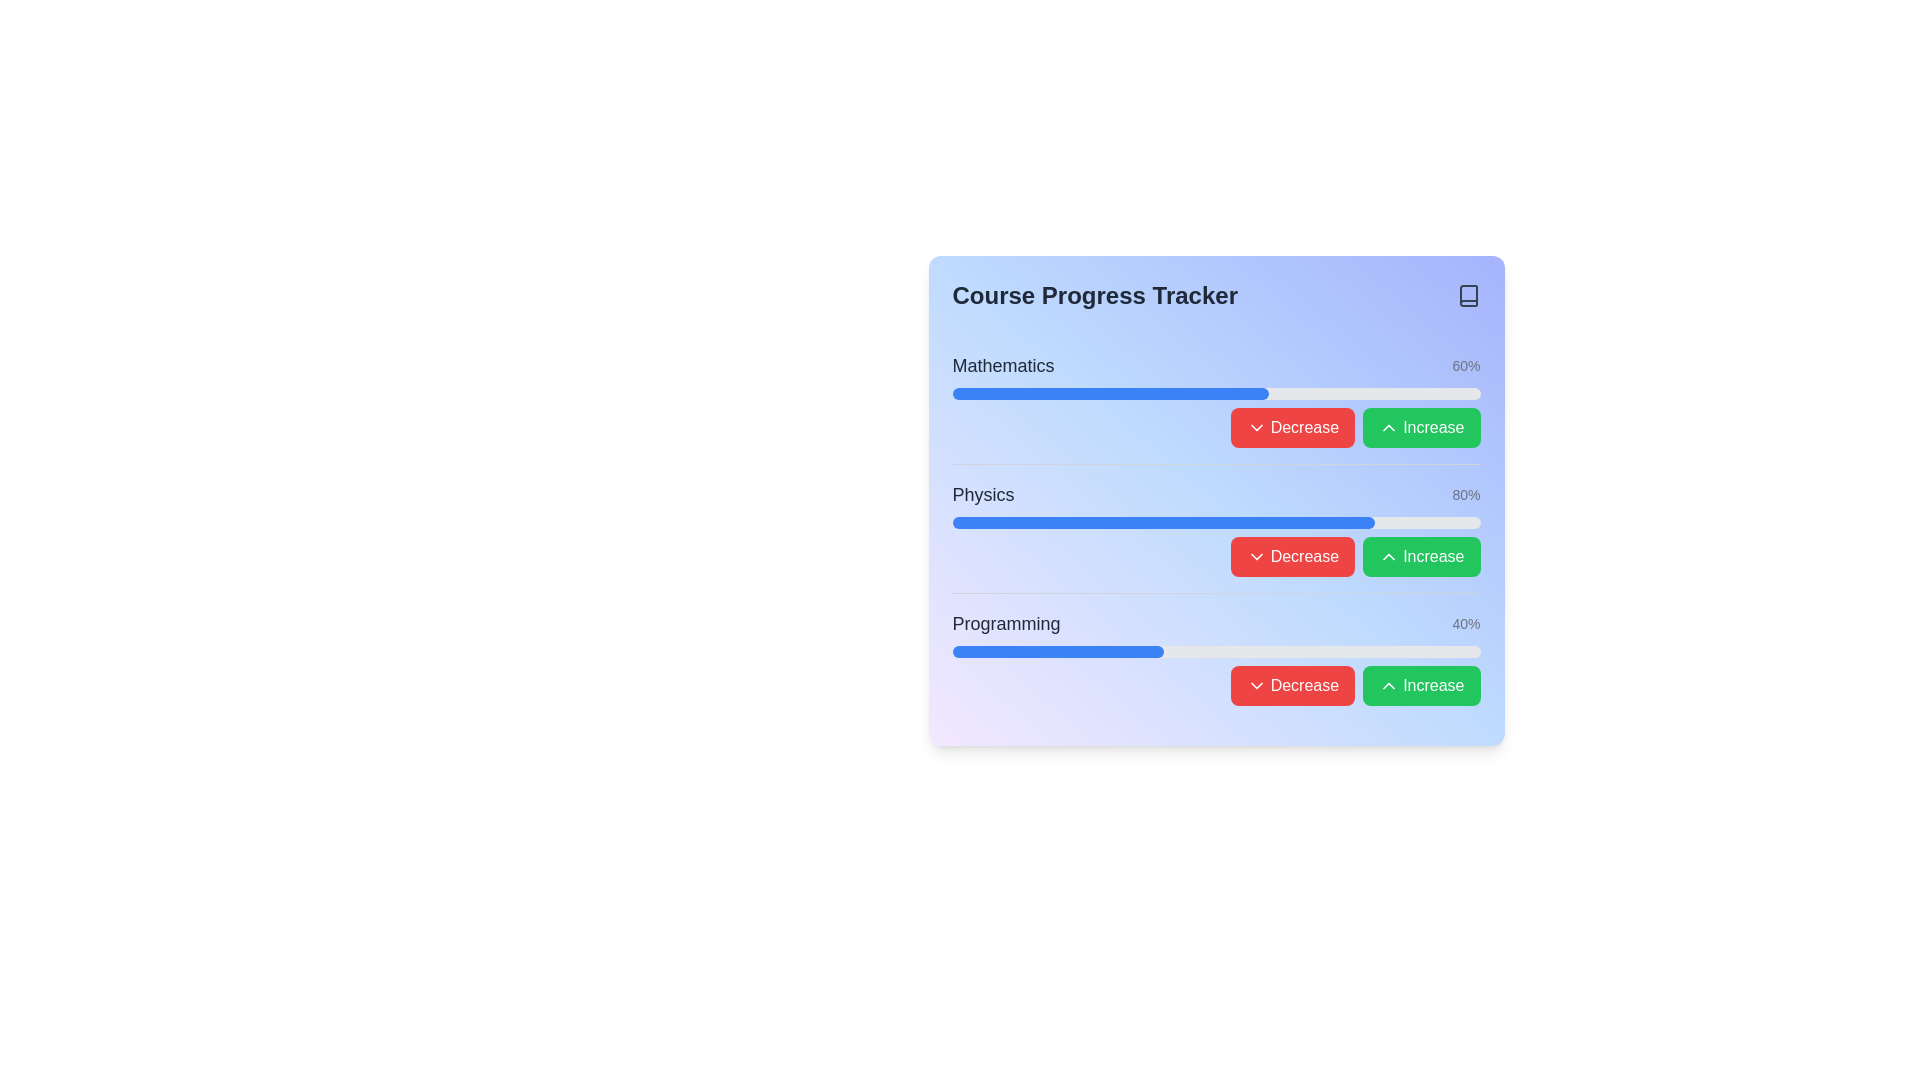 This screenshot has width=1920, height=1080. What do you see at coordinates (1292, 685) in the screenshot?
I see `the first button on the right of the progress bar labeled 'Programming' to decrease the progress` at bounding box center [1292, 685].